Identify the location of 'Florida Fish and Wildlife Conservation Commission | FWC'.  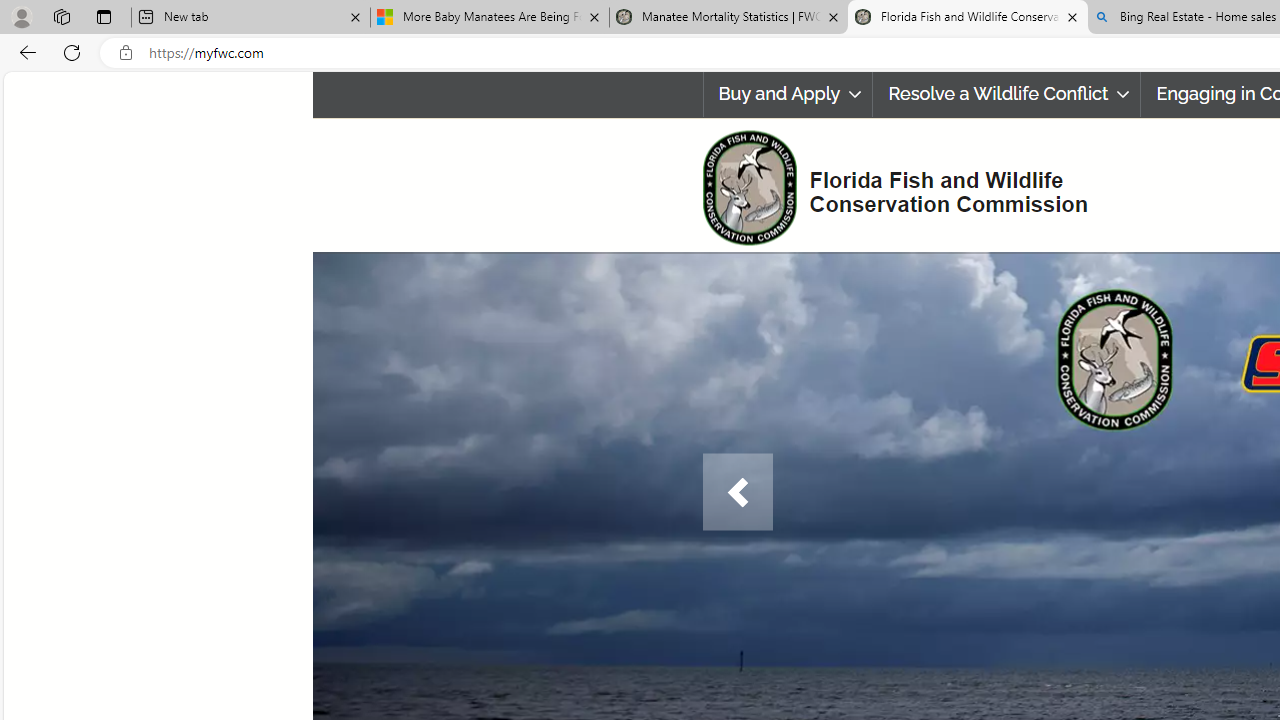
(967, 17).